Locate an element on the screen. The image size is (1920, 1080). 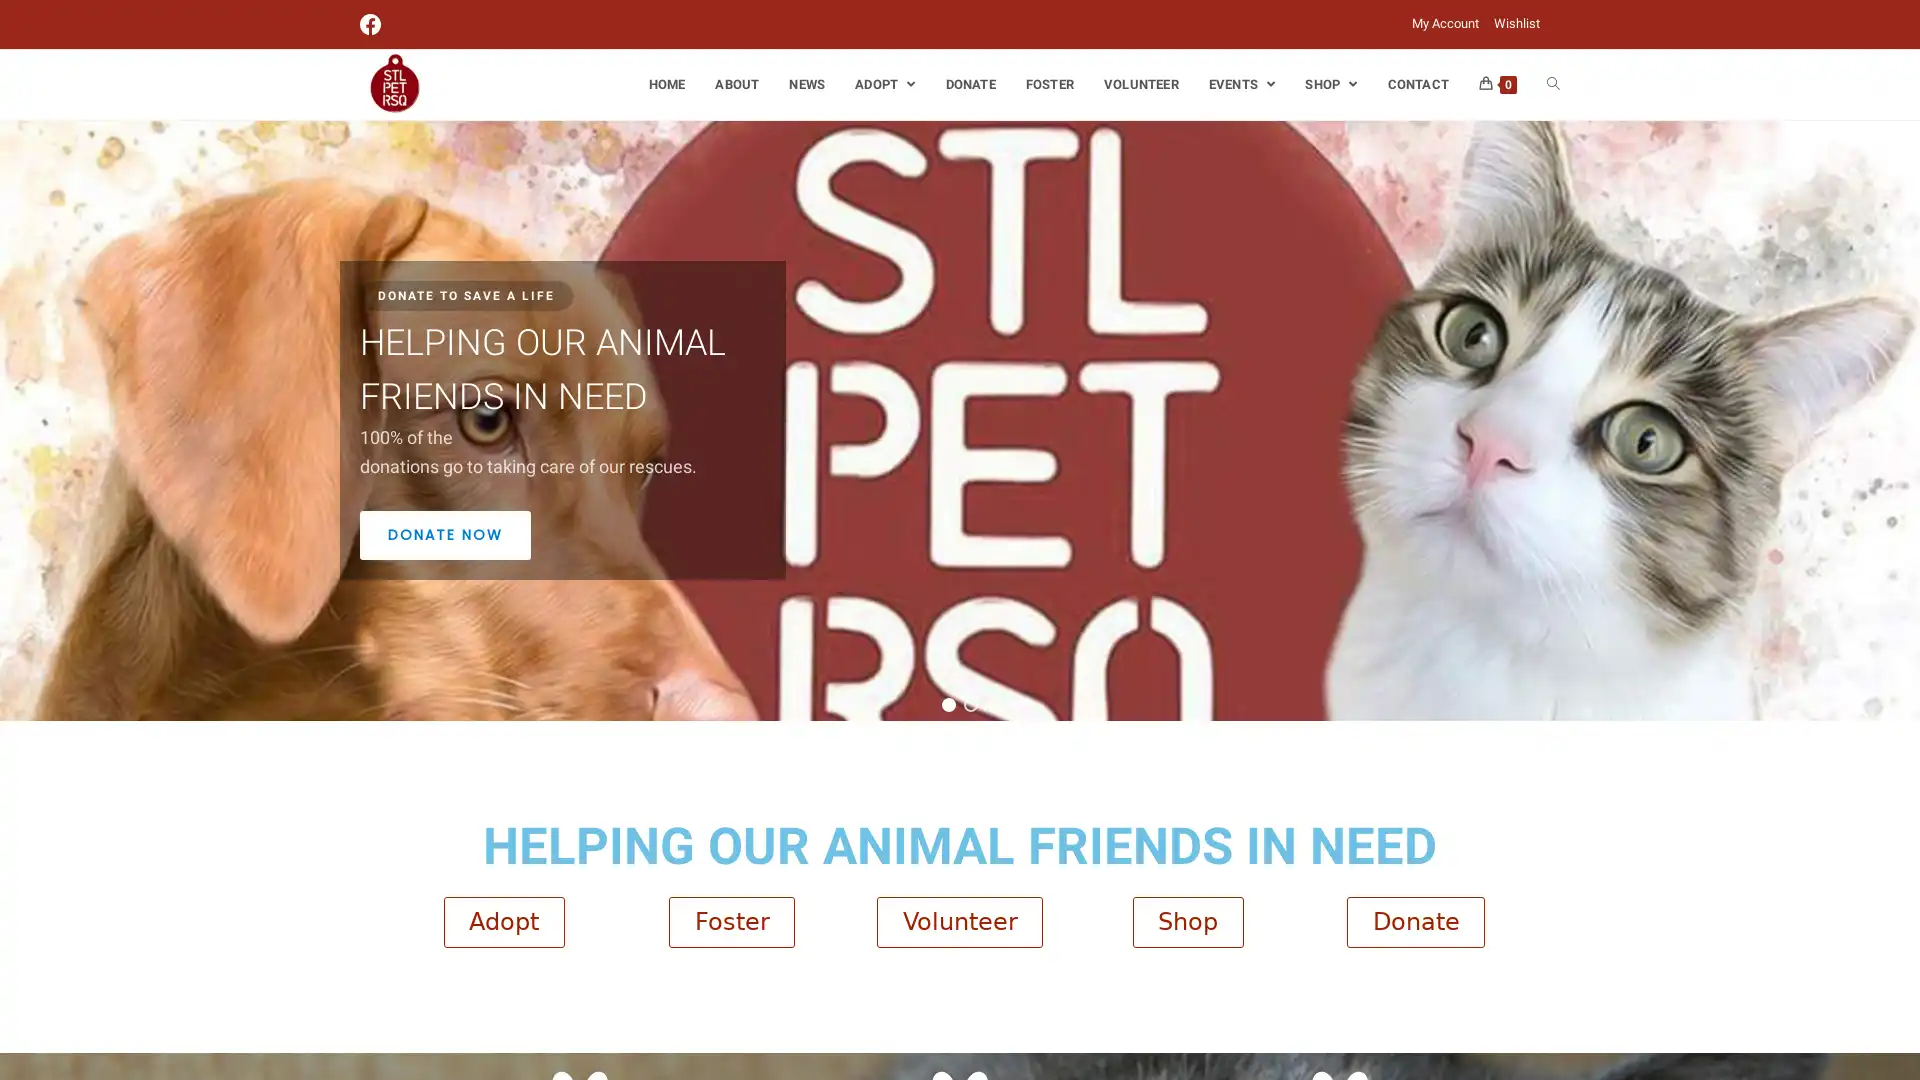
Adopt is located at coordinates (503, 921).